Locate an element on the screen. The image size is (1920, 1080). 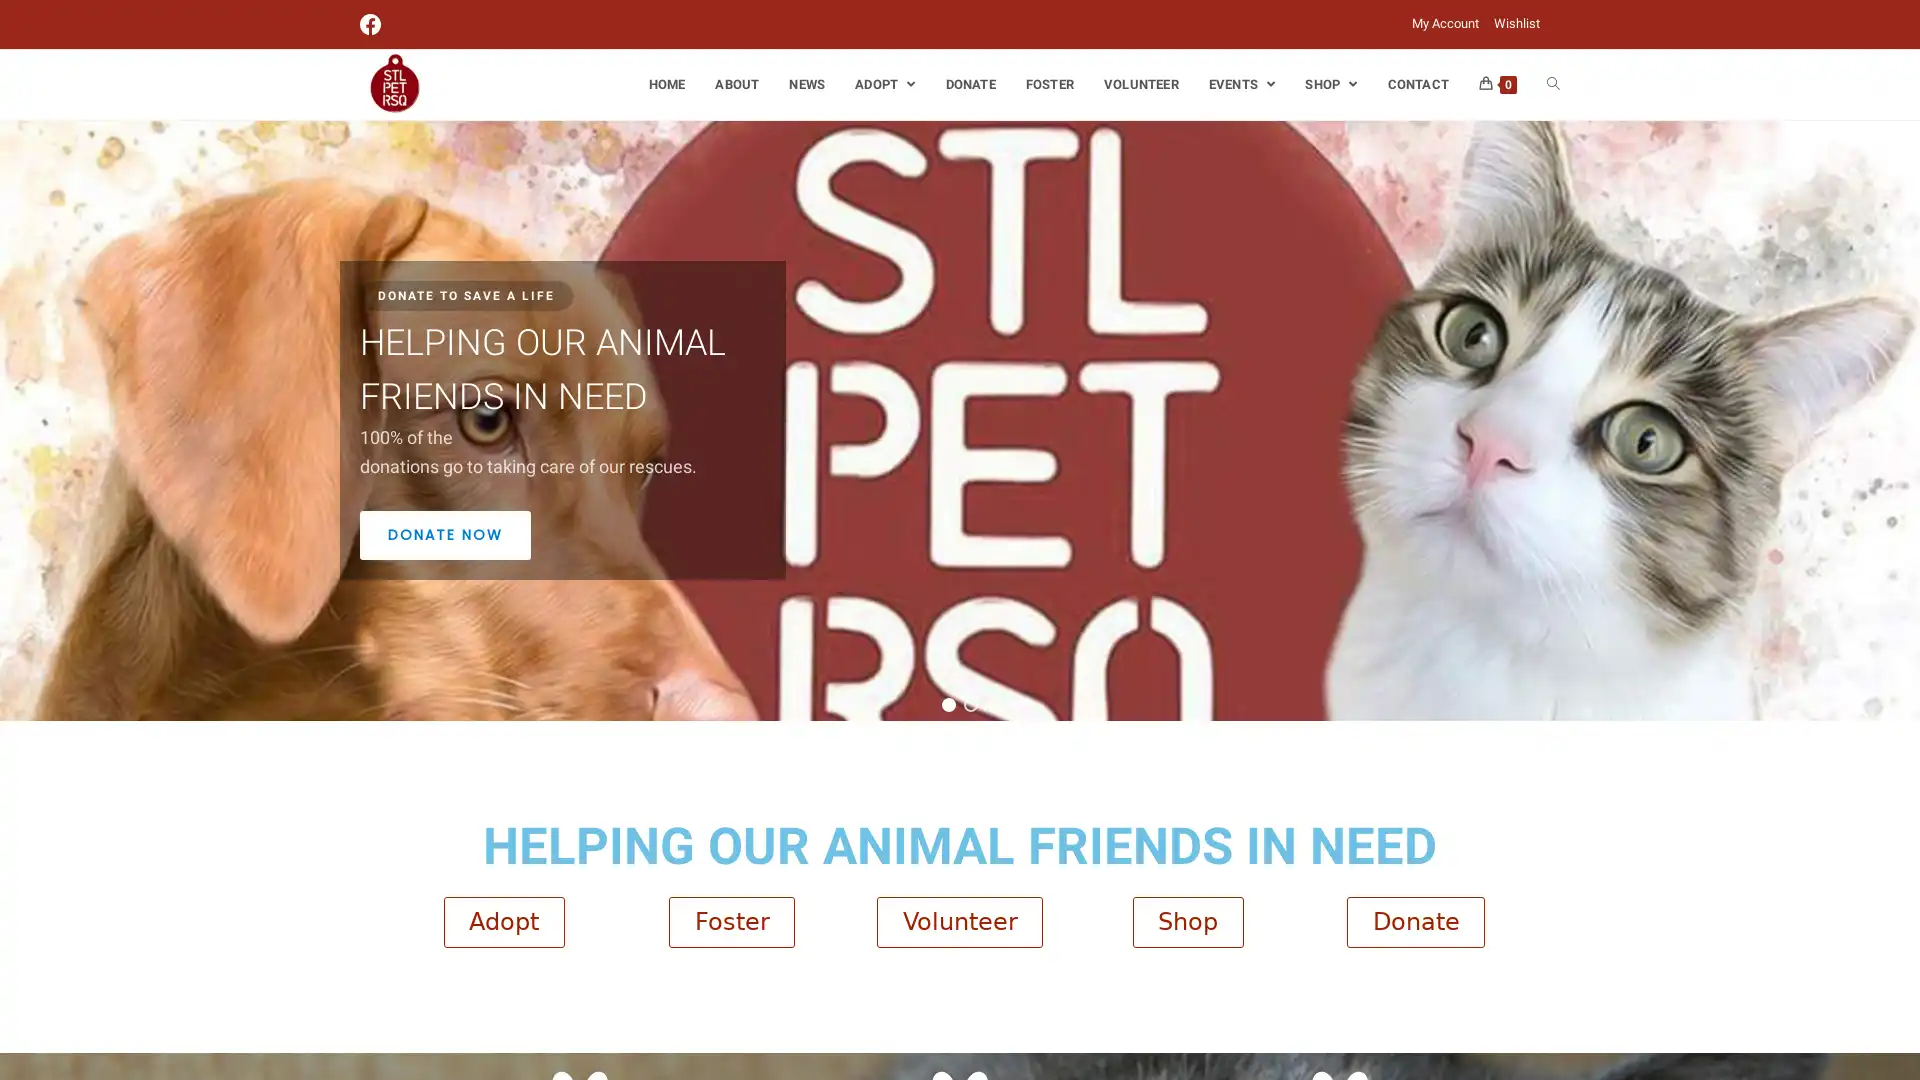
Adopt is located at coordinates (503, 921).